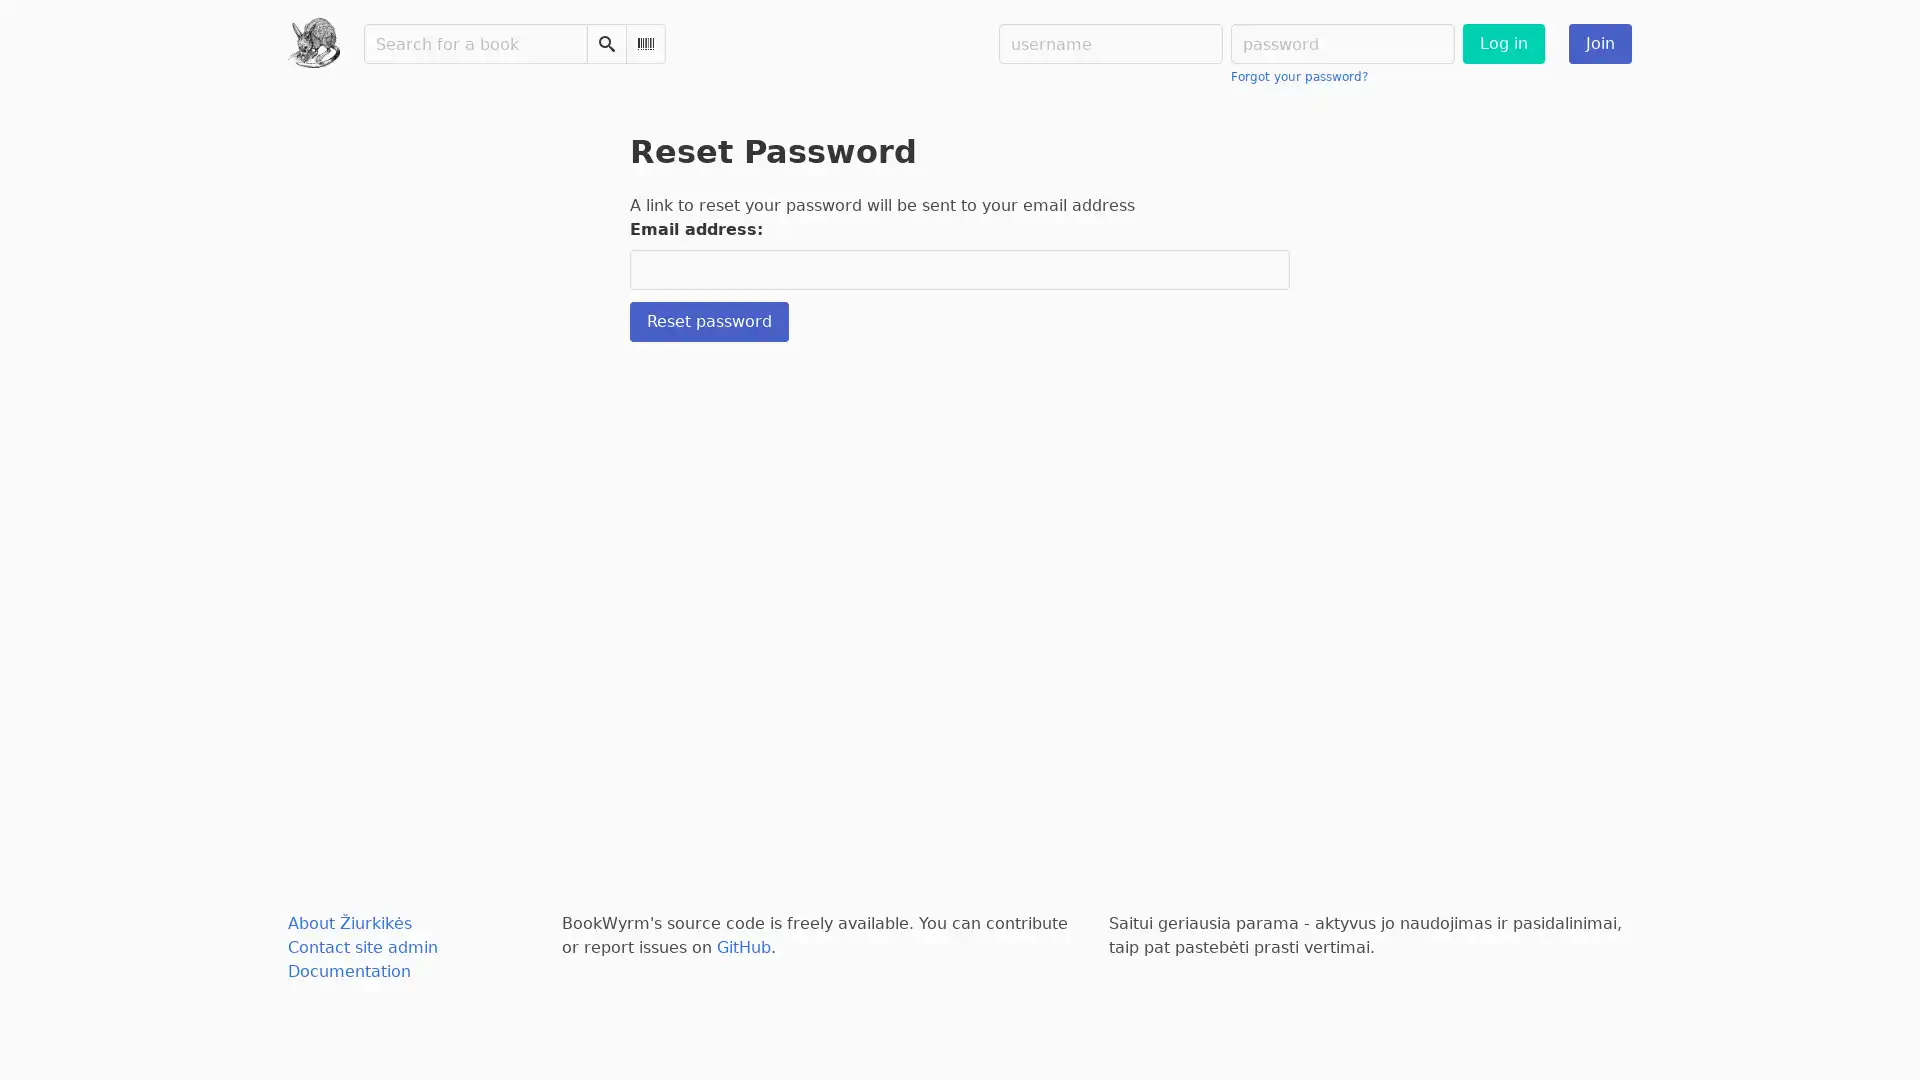  I want to click on Search, so click(604, 43).